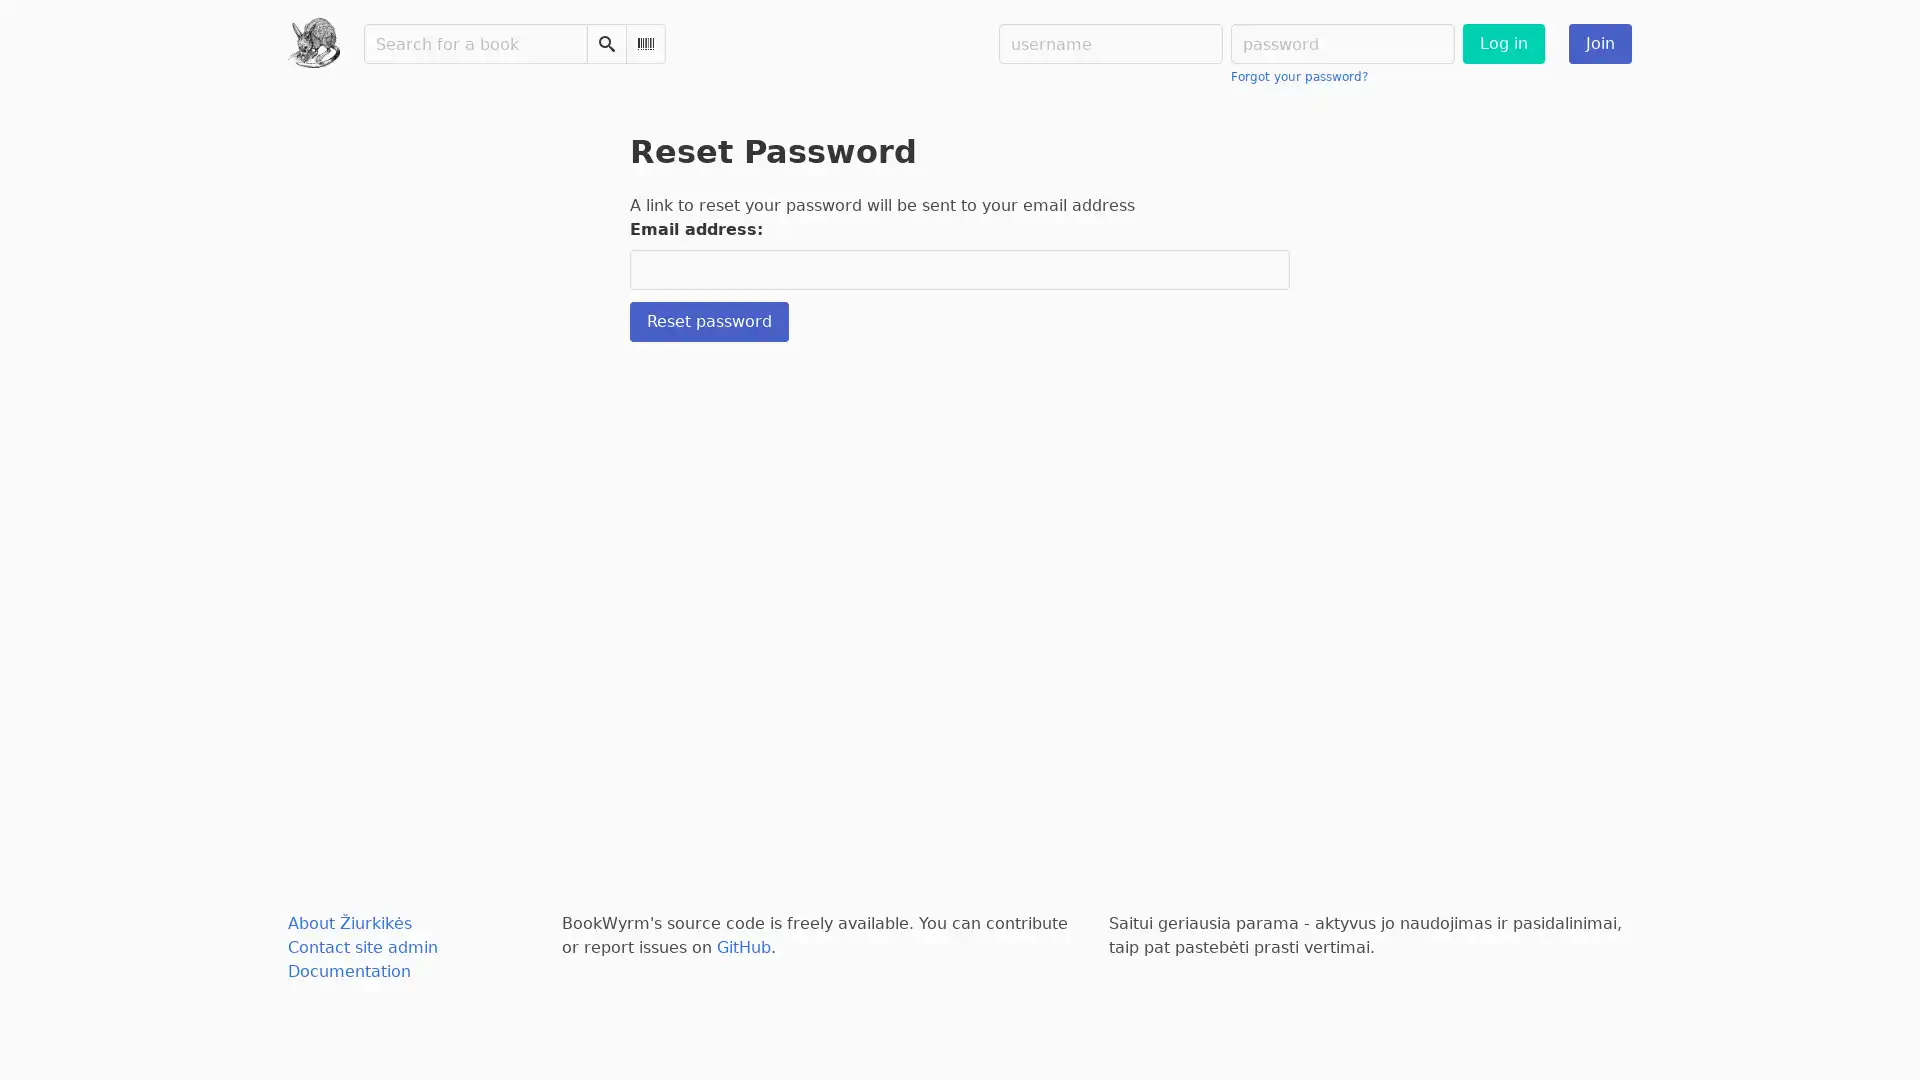  I want to click on Search, so click(604, 43).